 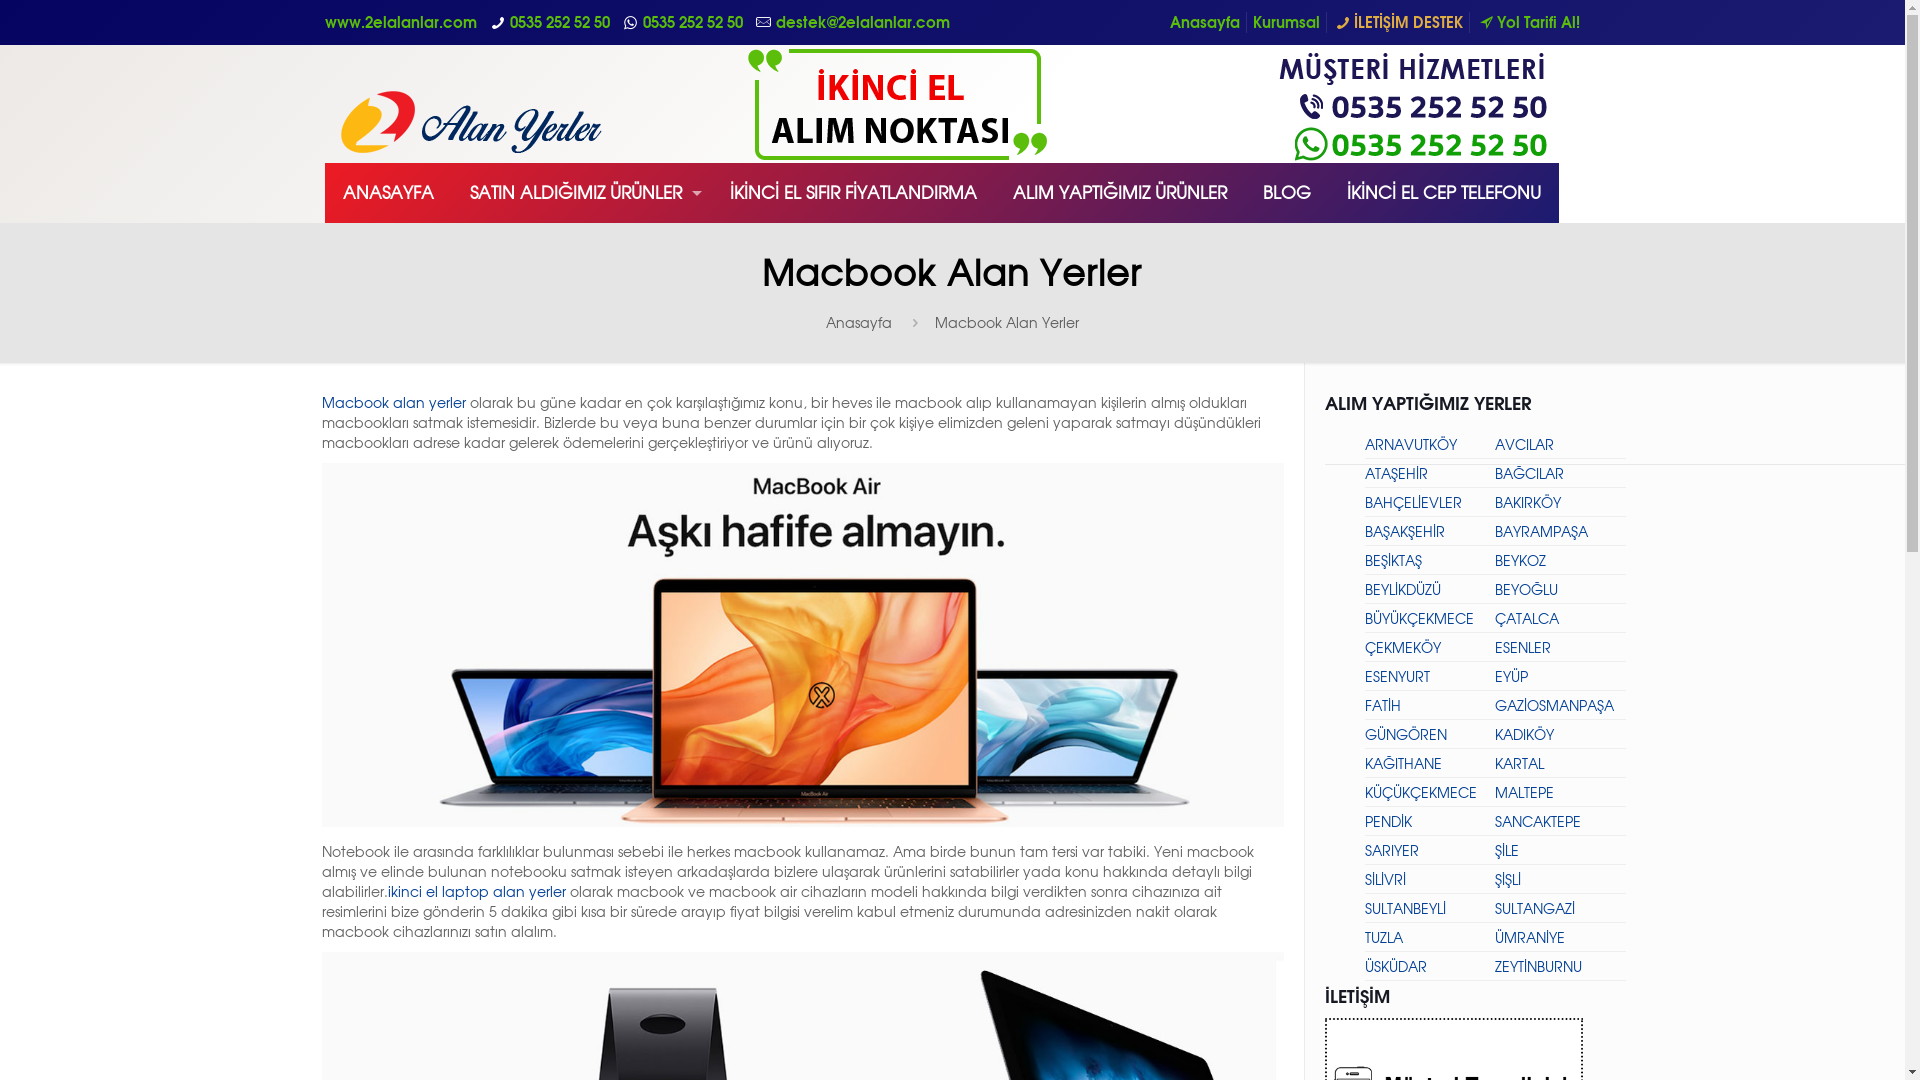 I want to click on 'TUZLA', so click(x=1362, y=937).